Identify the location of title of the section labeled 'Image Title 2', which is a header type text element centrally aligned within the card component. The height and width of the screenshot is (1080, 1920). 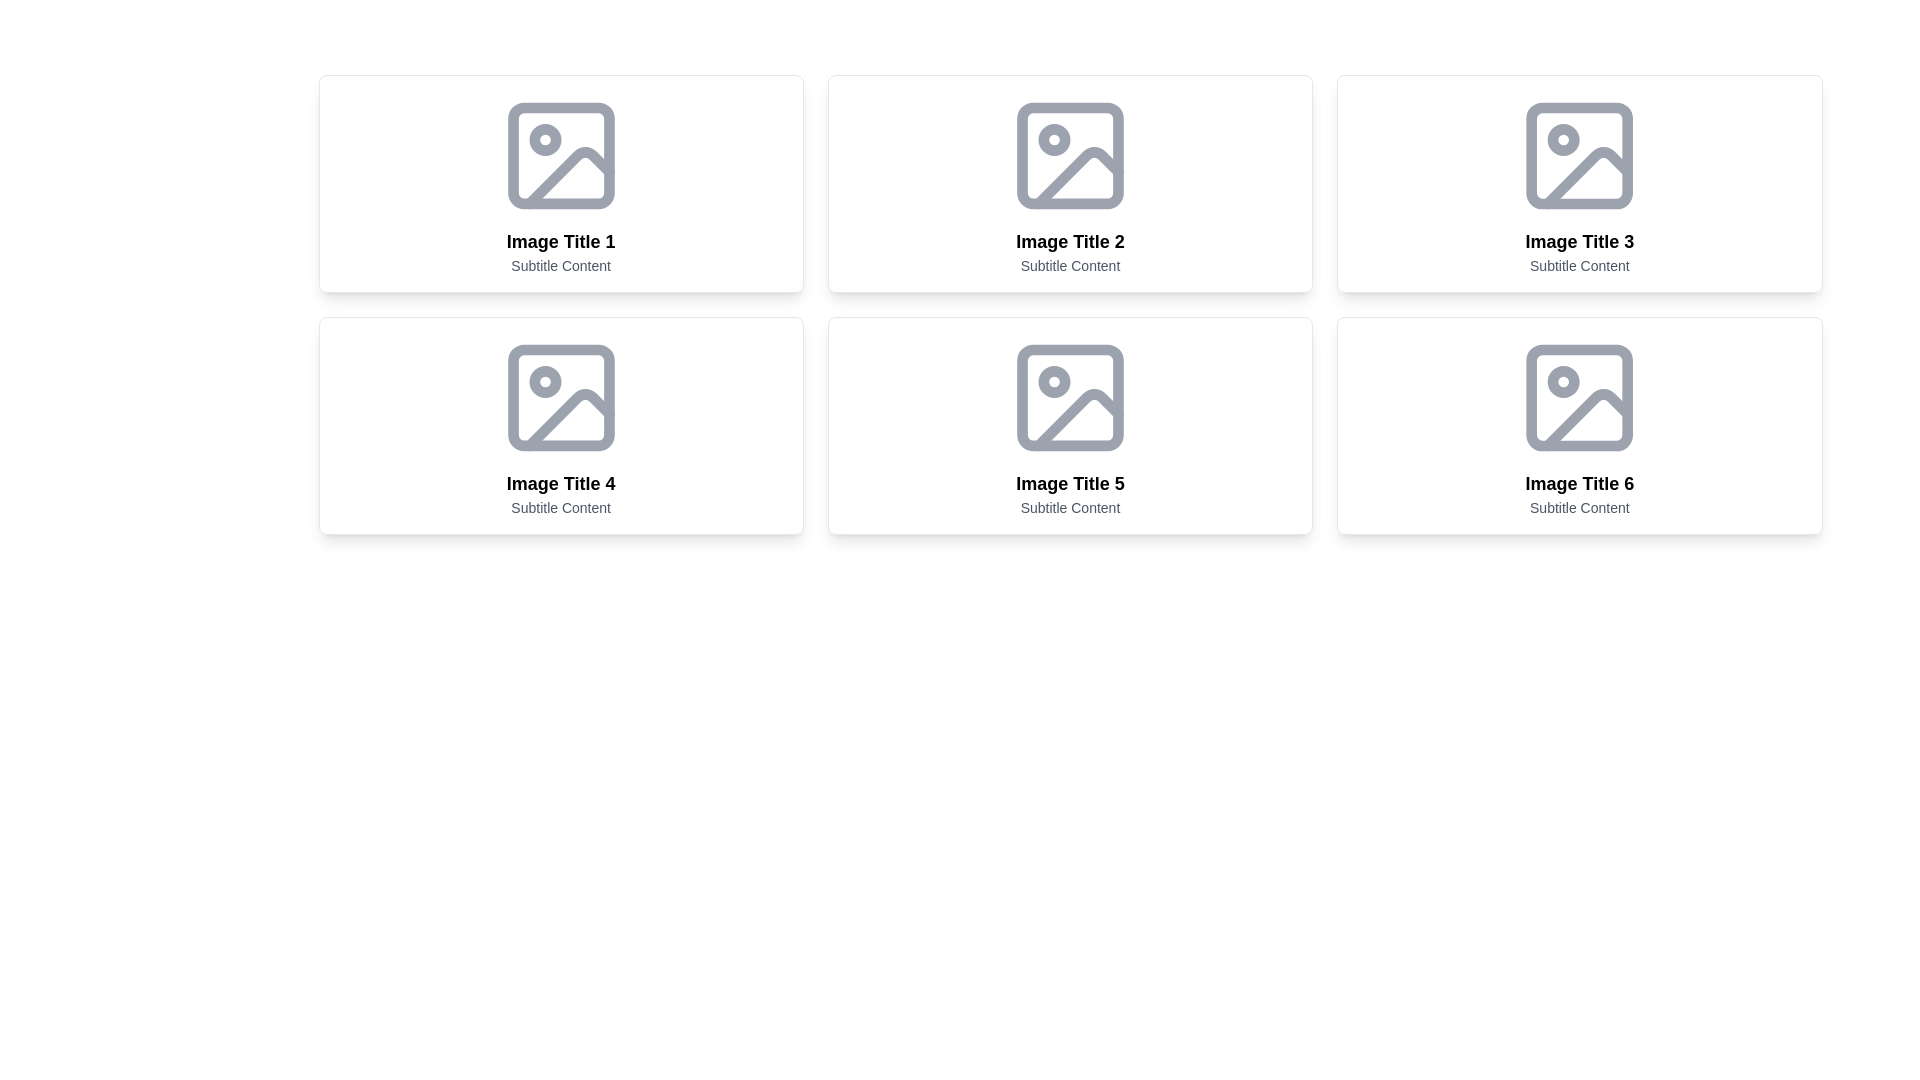
(1069, 241).